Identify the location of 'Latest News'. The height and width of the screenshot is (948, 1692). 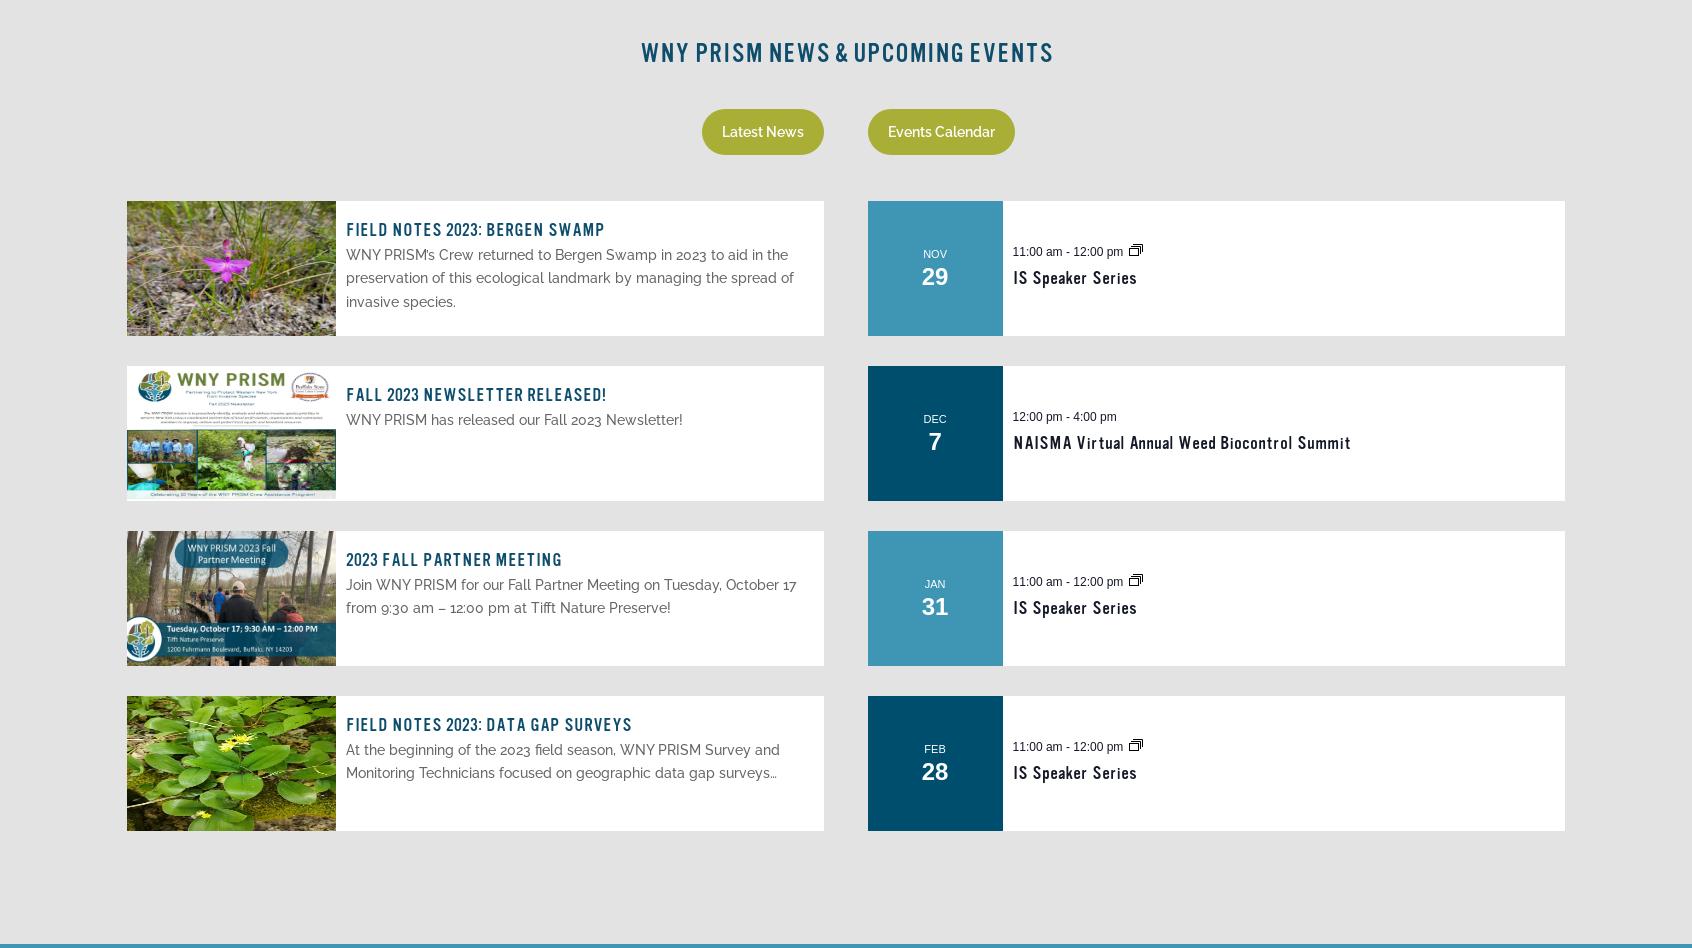
(761, 130).